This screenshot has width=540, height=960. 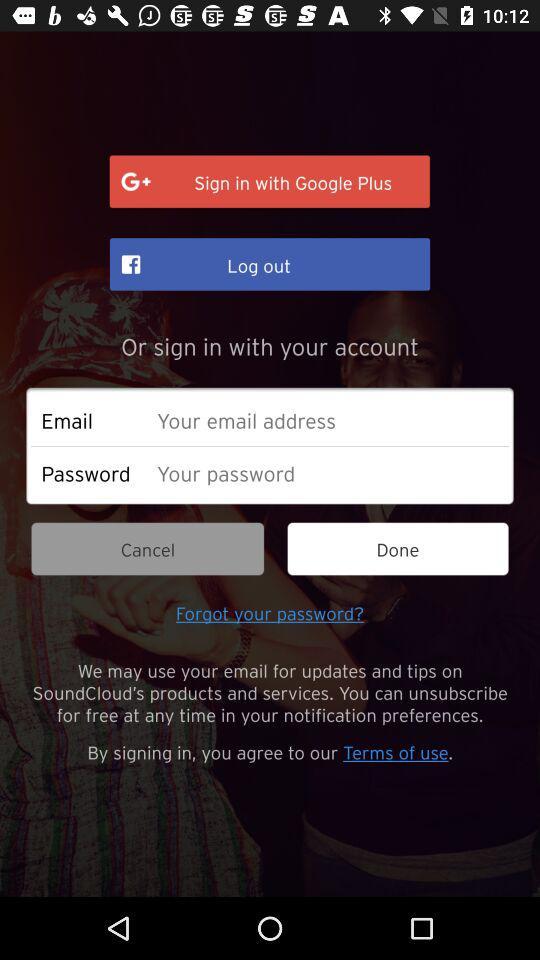 I want to click on icon above or sign in, so click(x=270, y=263).